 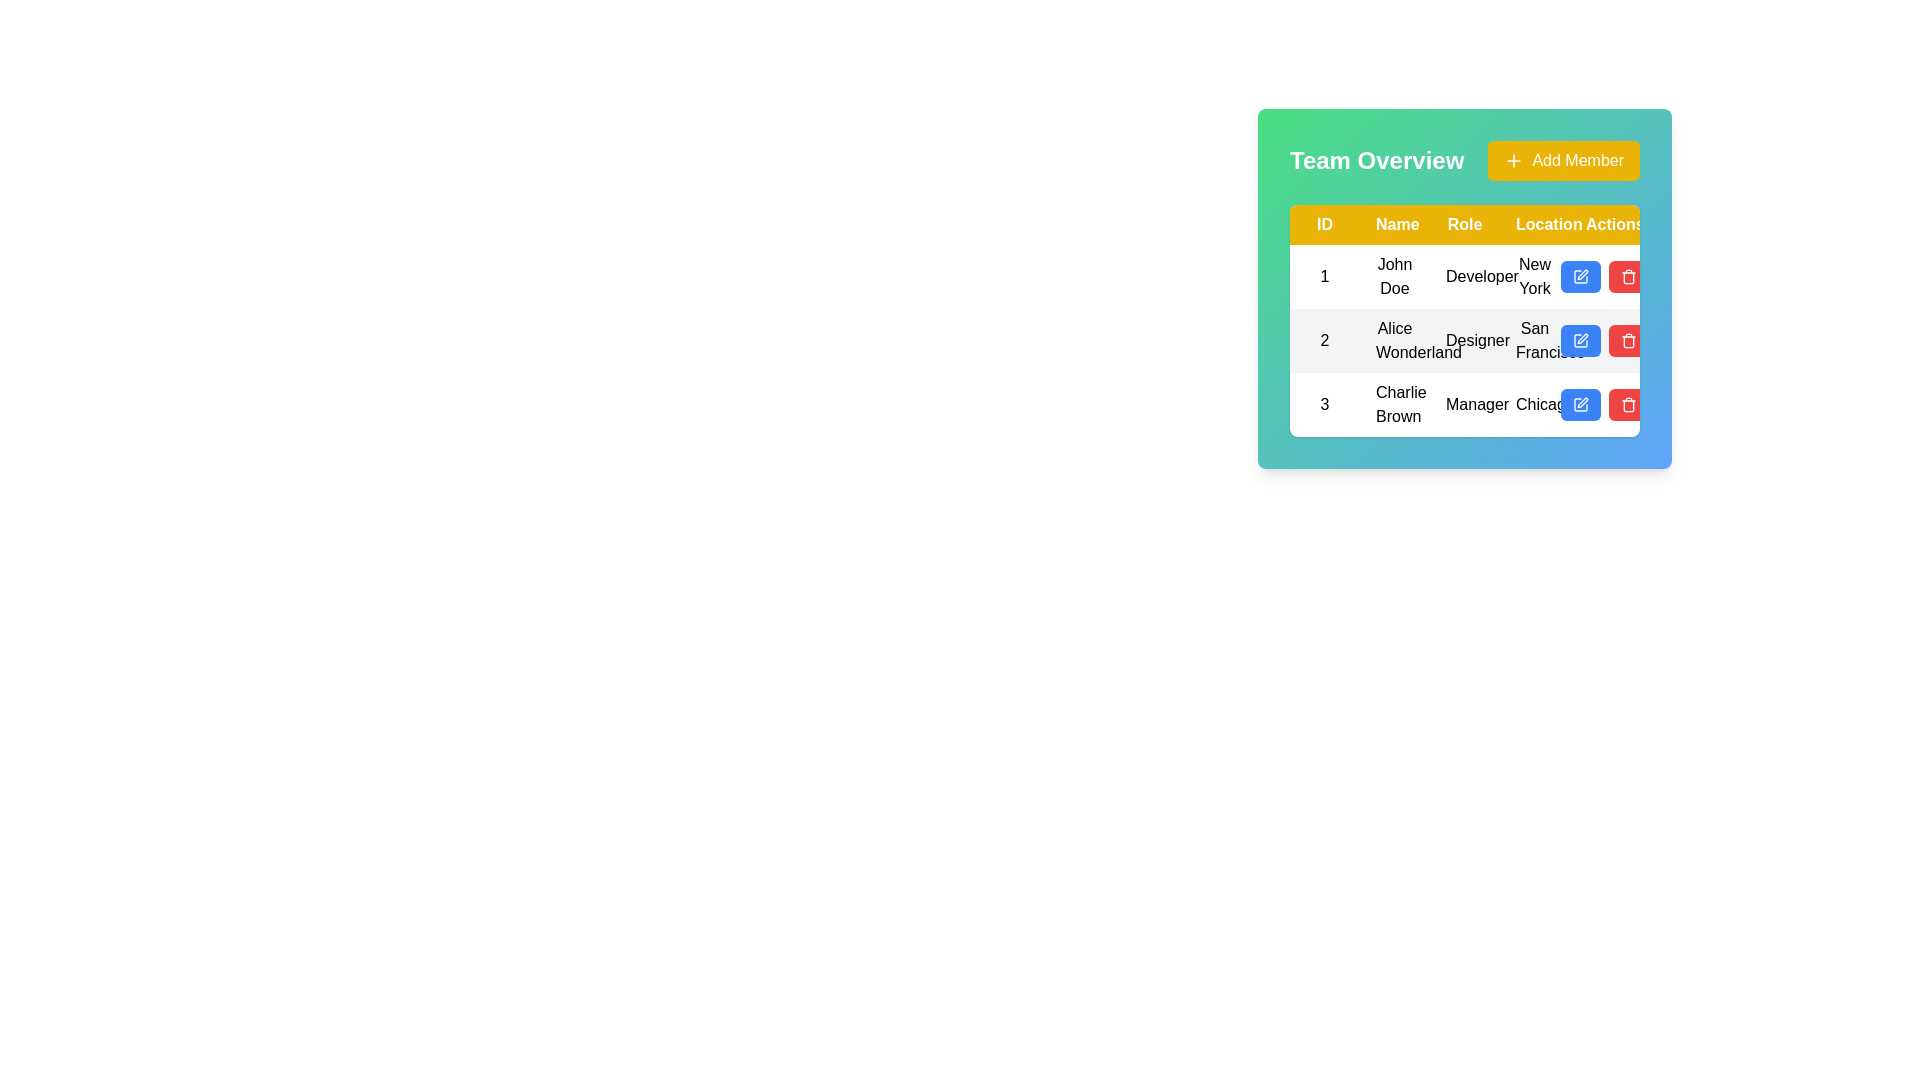 What do you see at coordinates (1464, 224) in the screenshot?
I see `column labels of the Table Header Row located under the 'Team Overview' and '+ Add Member' buttons` at bounding box center [1464, 224].